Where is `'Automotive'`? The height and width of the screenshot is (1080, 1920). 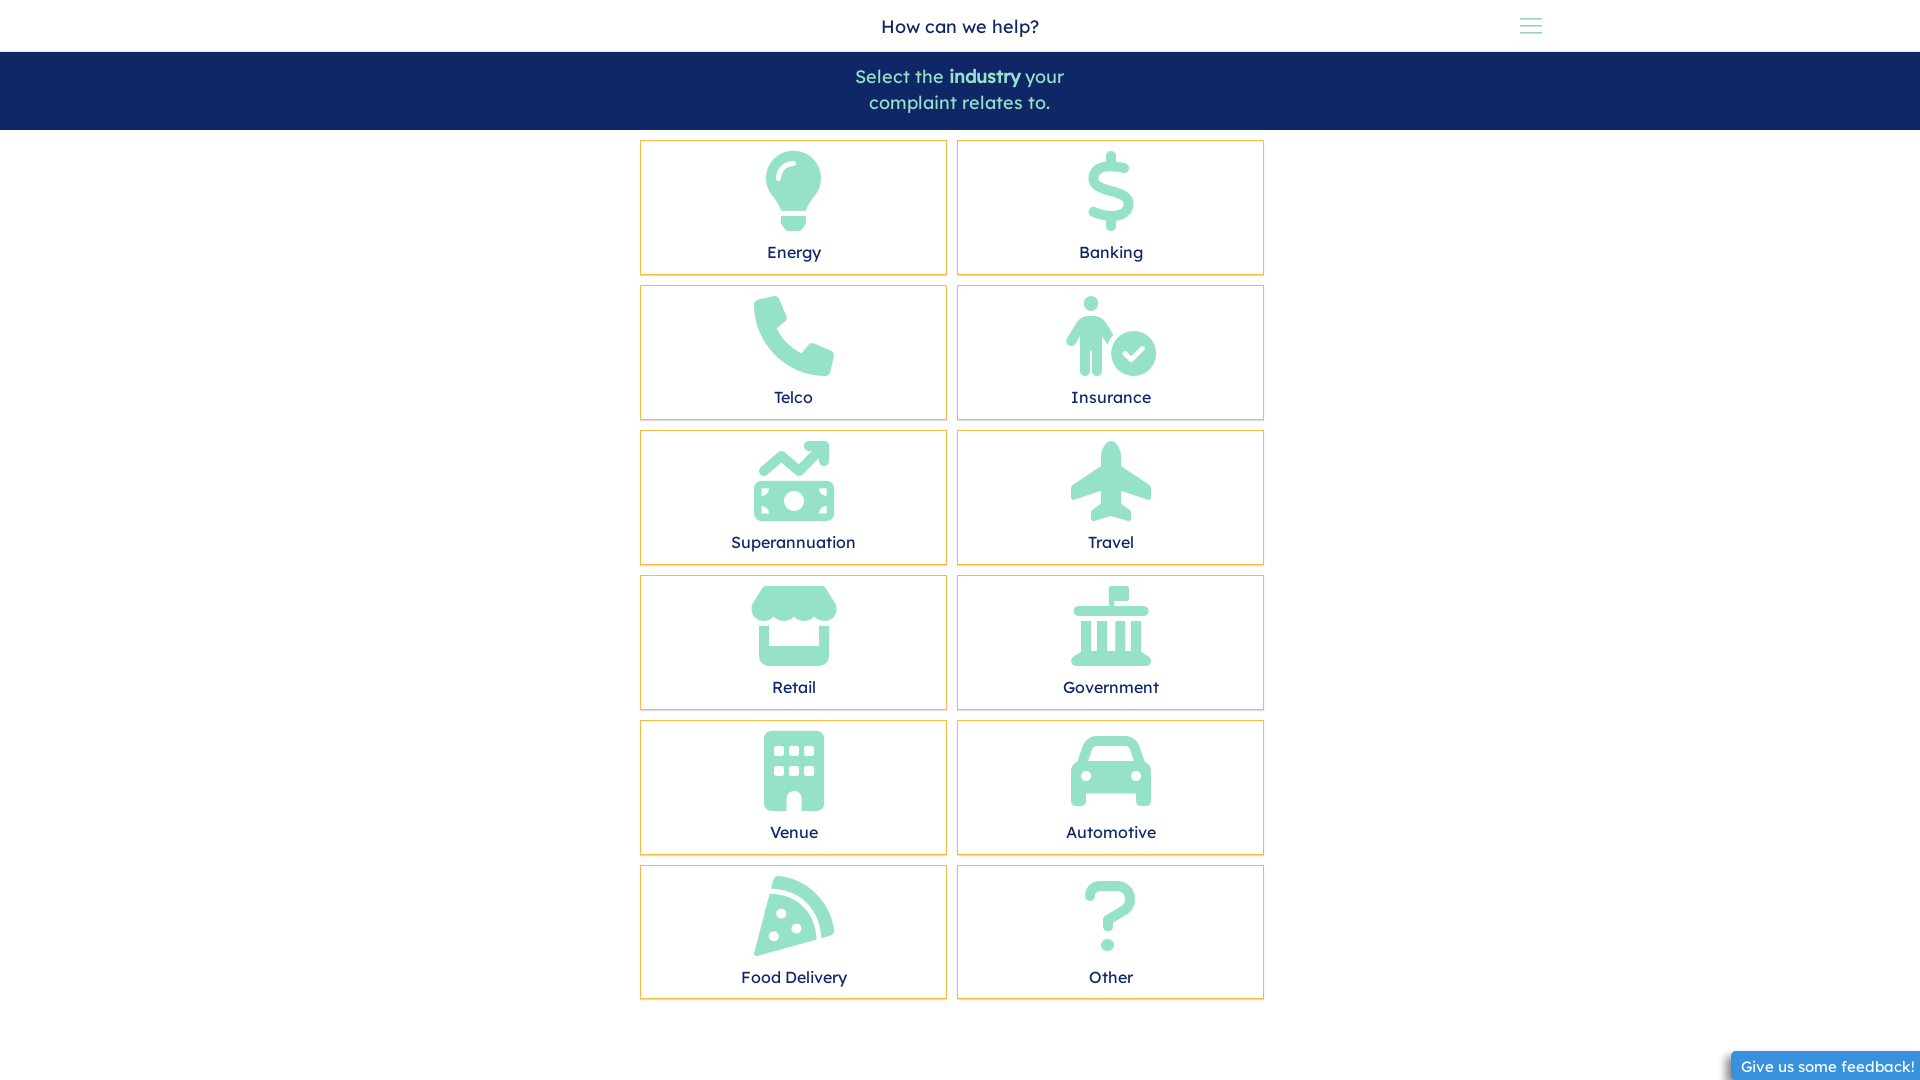 'Automotive' is located at coordinates (1109, 781).